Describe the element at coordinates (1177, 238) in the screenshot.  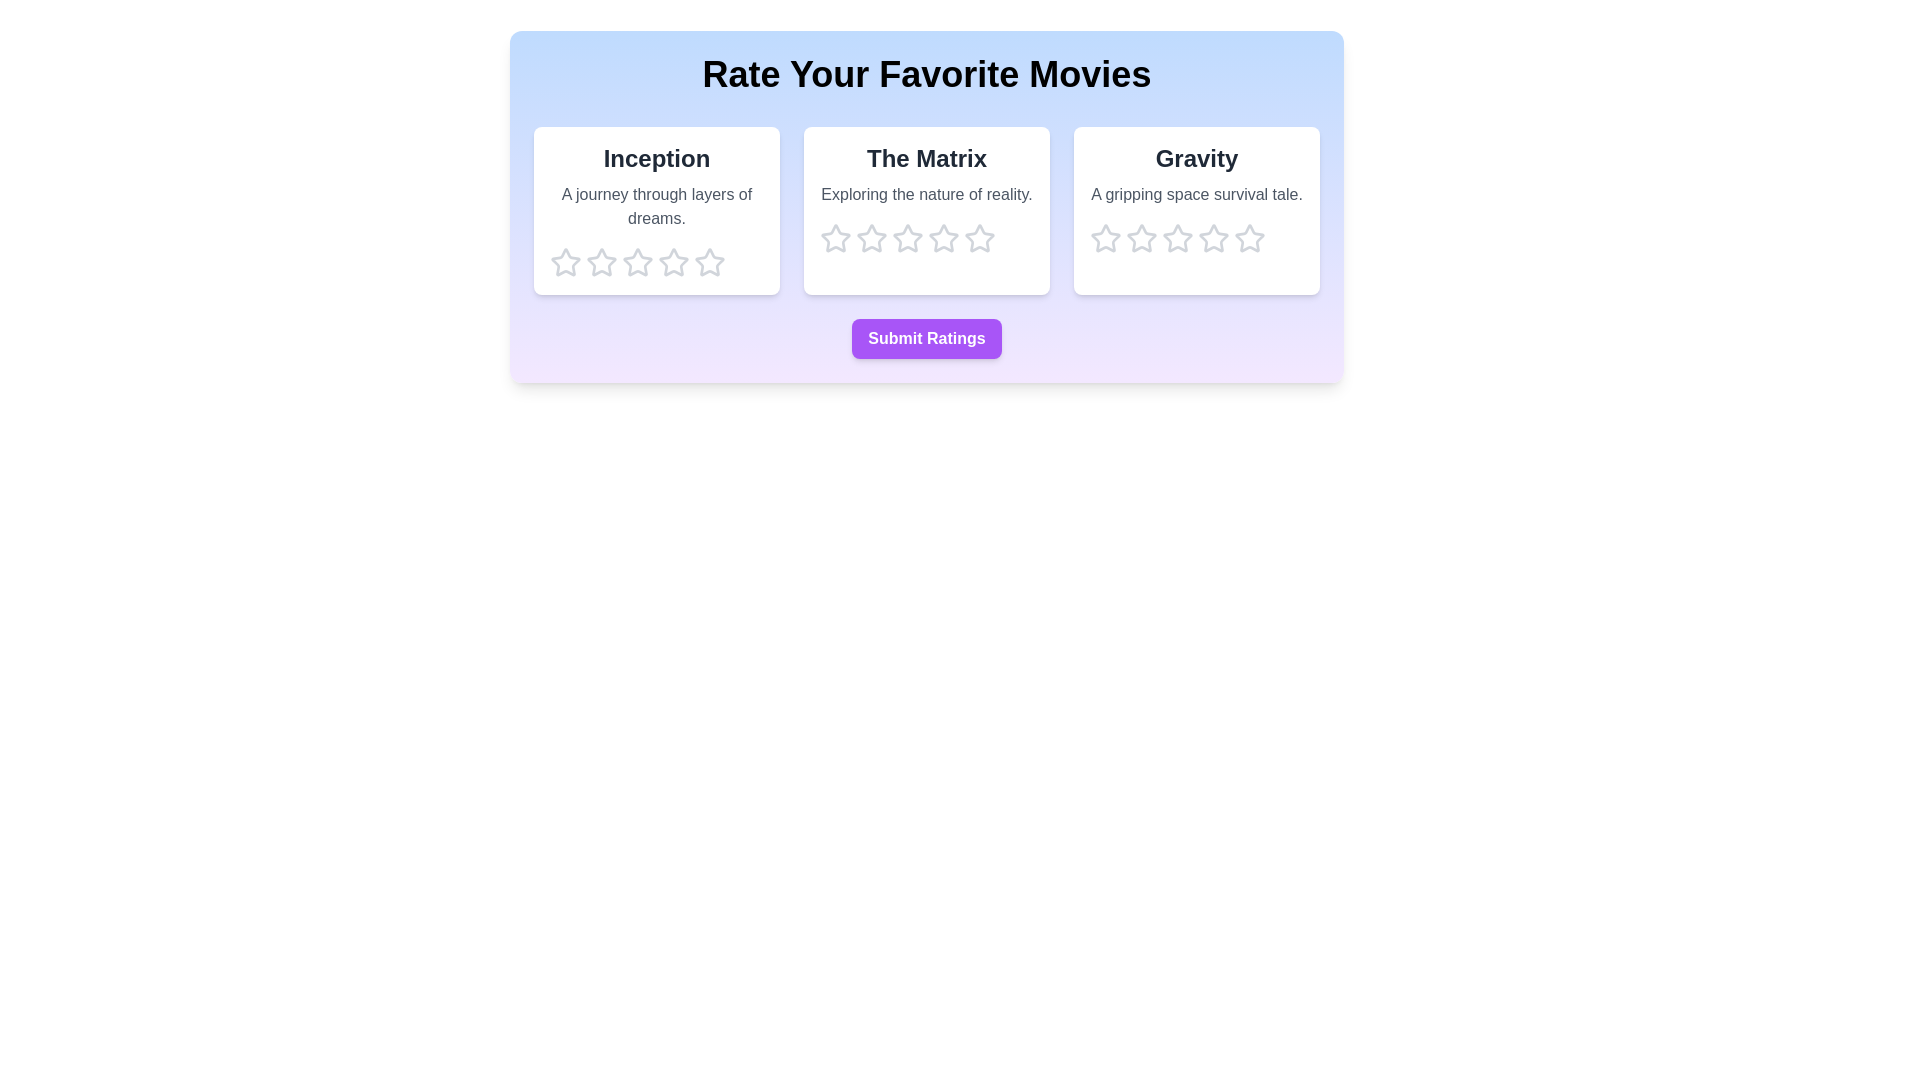
I see `the star corresponding to 3 for the movie Gravity` at that location.